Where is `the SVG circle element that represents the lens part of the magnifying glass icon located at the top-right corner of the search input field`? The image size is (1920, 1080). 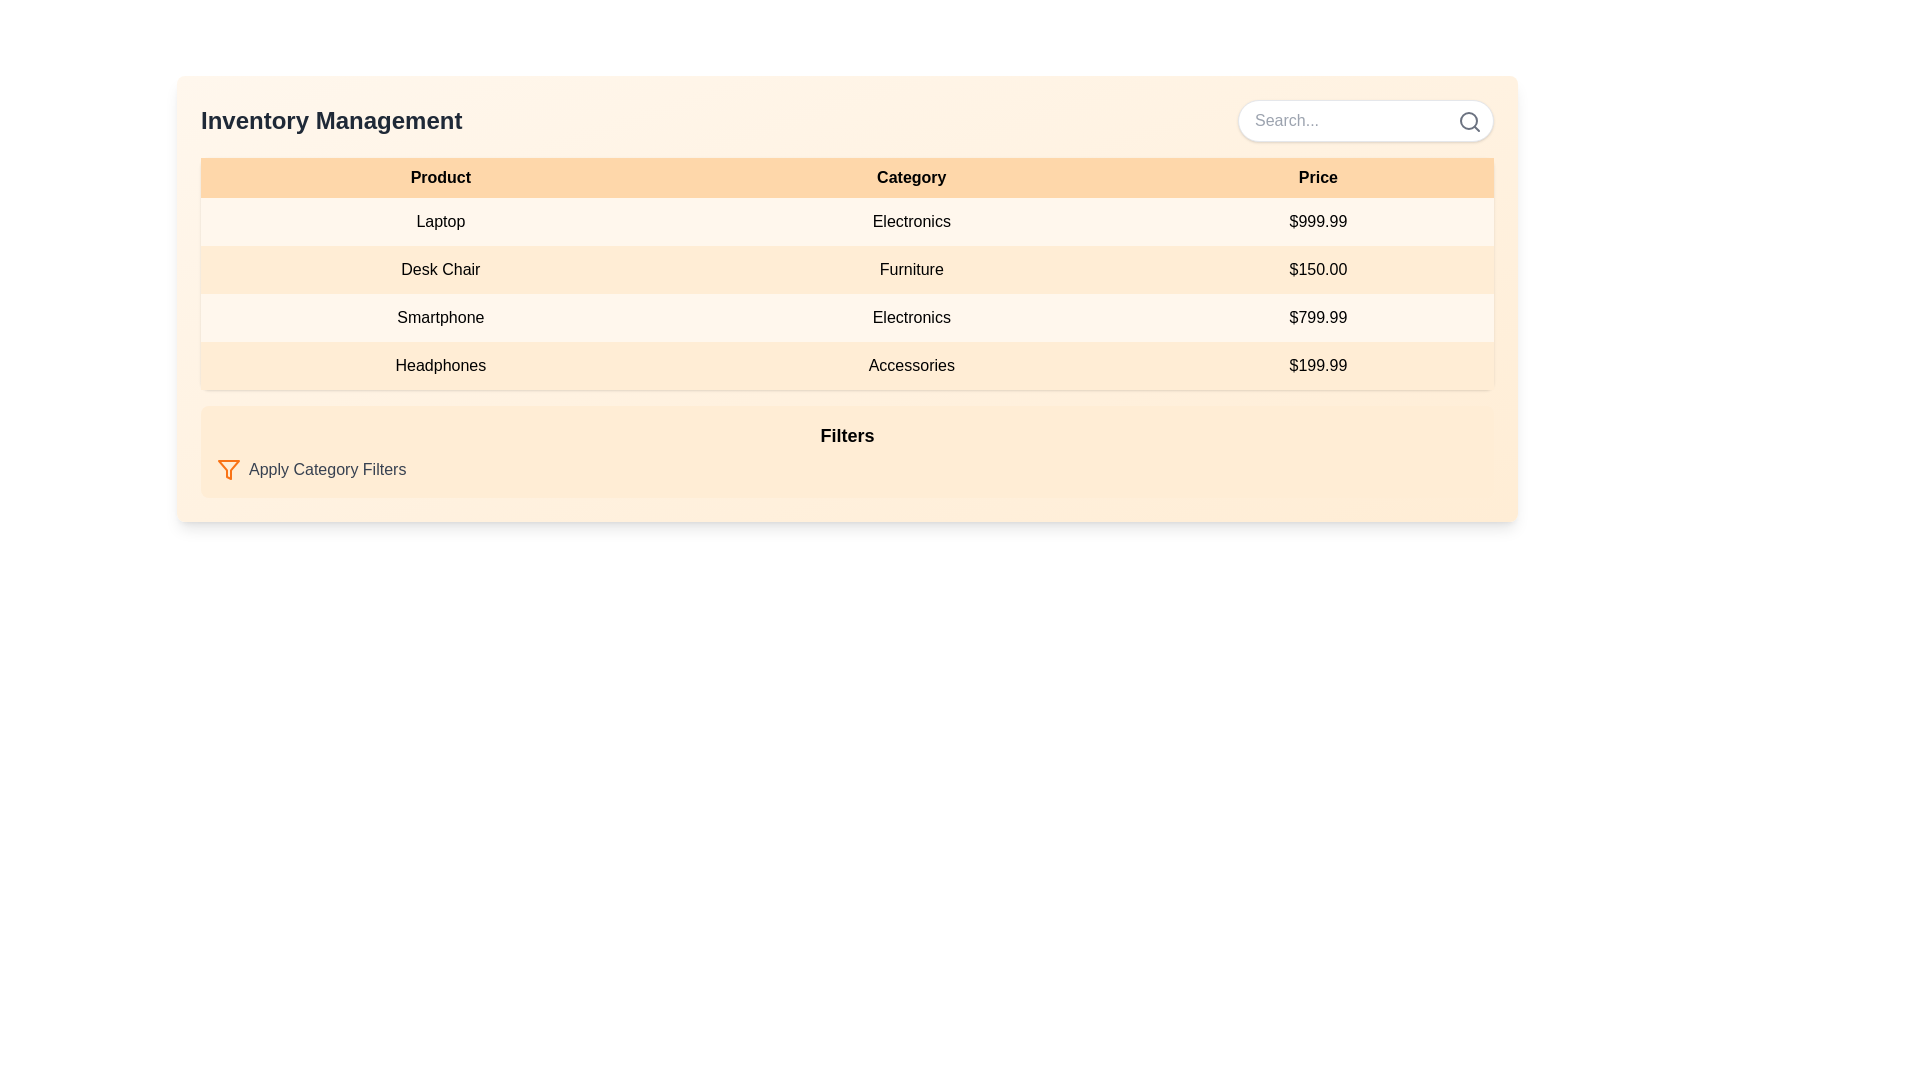
the SVG circle element that represents the lens part of the magnifying glass icon located at the top-right corner of the search input field is located at coordinates (1468, 120).